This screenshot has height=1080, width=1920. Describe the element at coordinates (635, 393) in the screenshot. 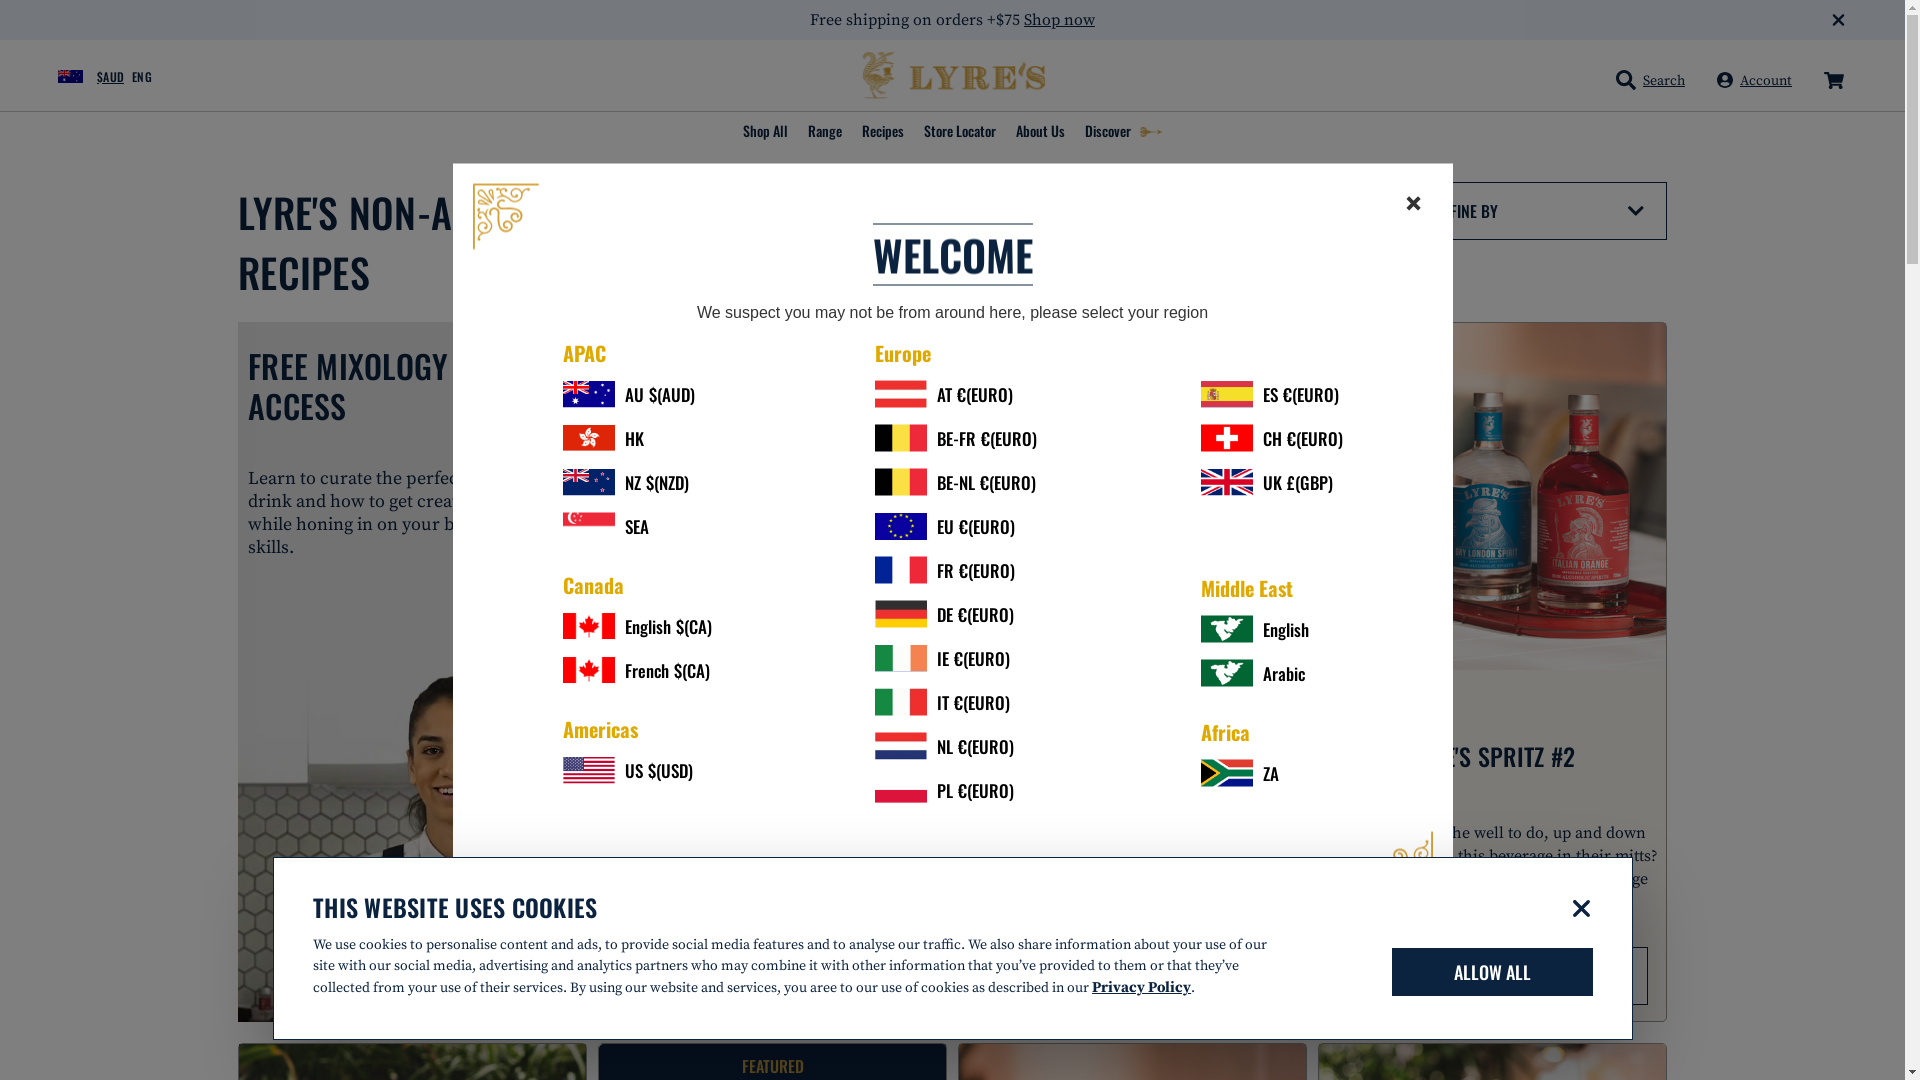

I see `'AU` at that location.